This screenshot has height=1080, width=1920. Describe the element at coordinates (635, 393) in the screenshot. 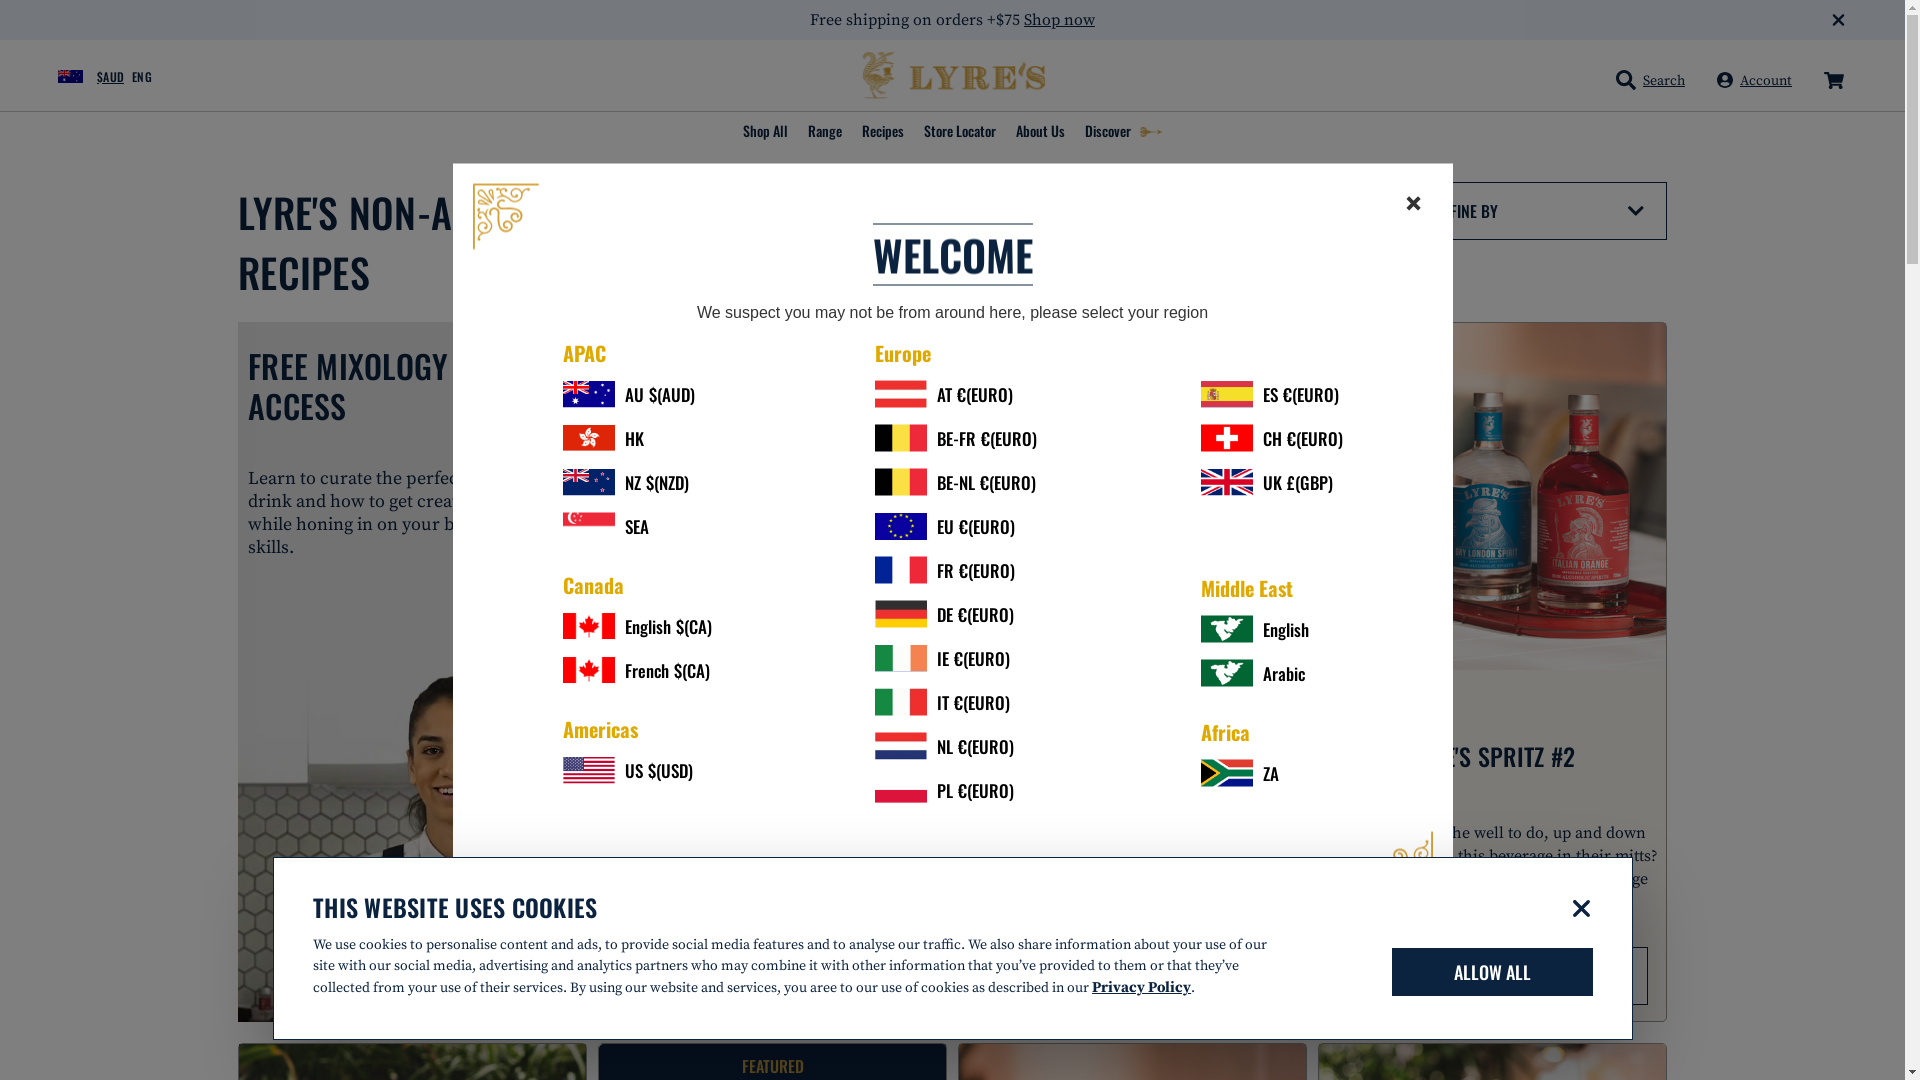

I see `'AU` at that location.